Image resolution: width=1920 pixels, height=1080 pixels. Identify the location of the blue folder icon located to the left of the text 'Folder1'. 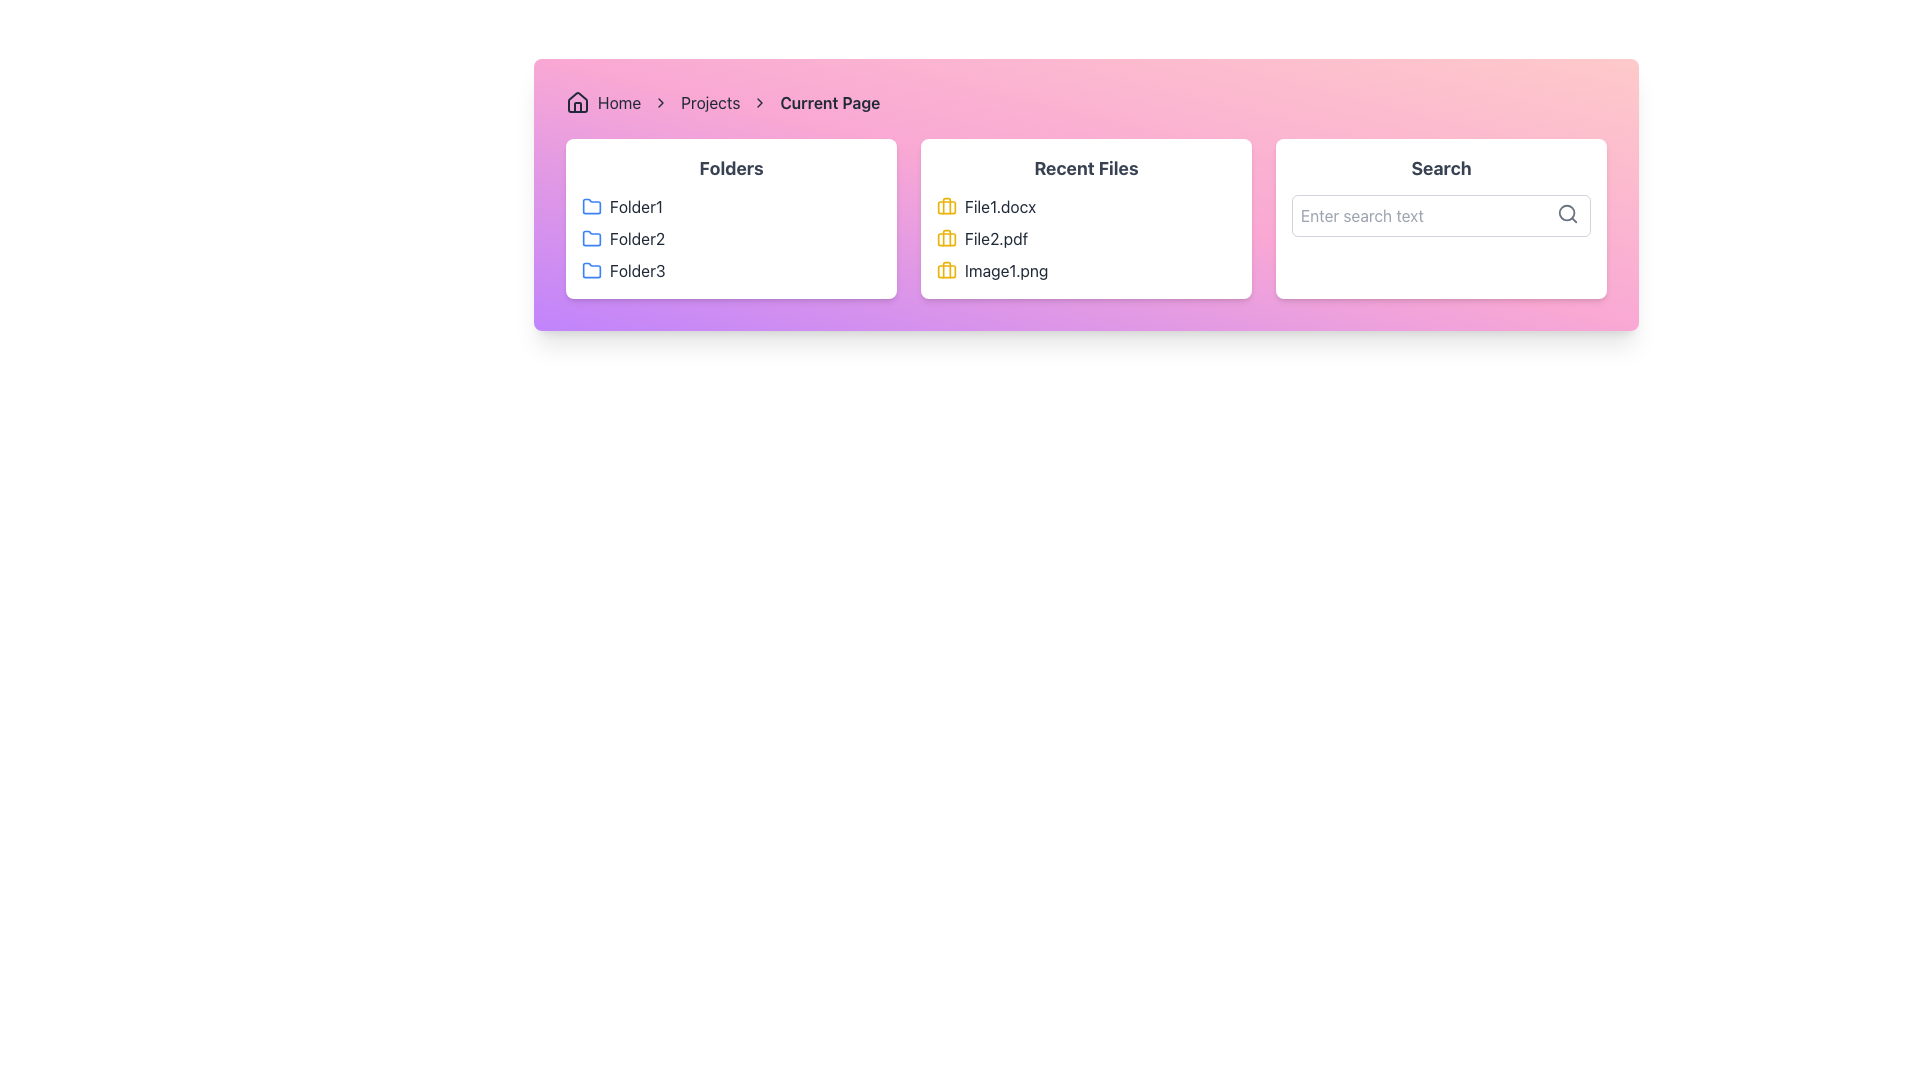
(590, 207).